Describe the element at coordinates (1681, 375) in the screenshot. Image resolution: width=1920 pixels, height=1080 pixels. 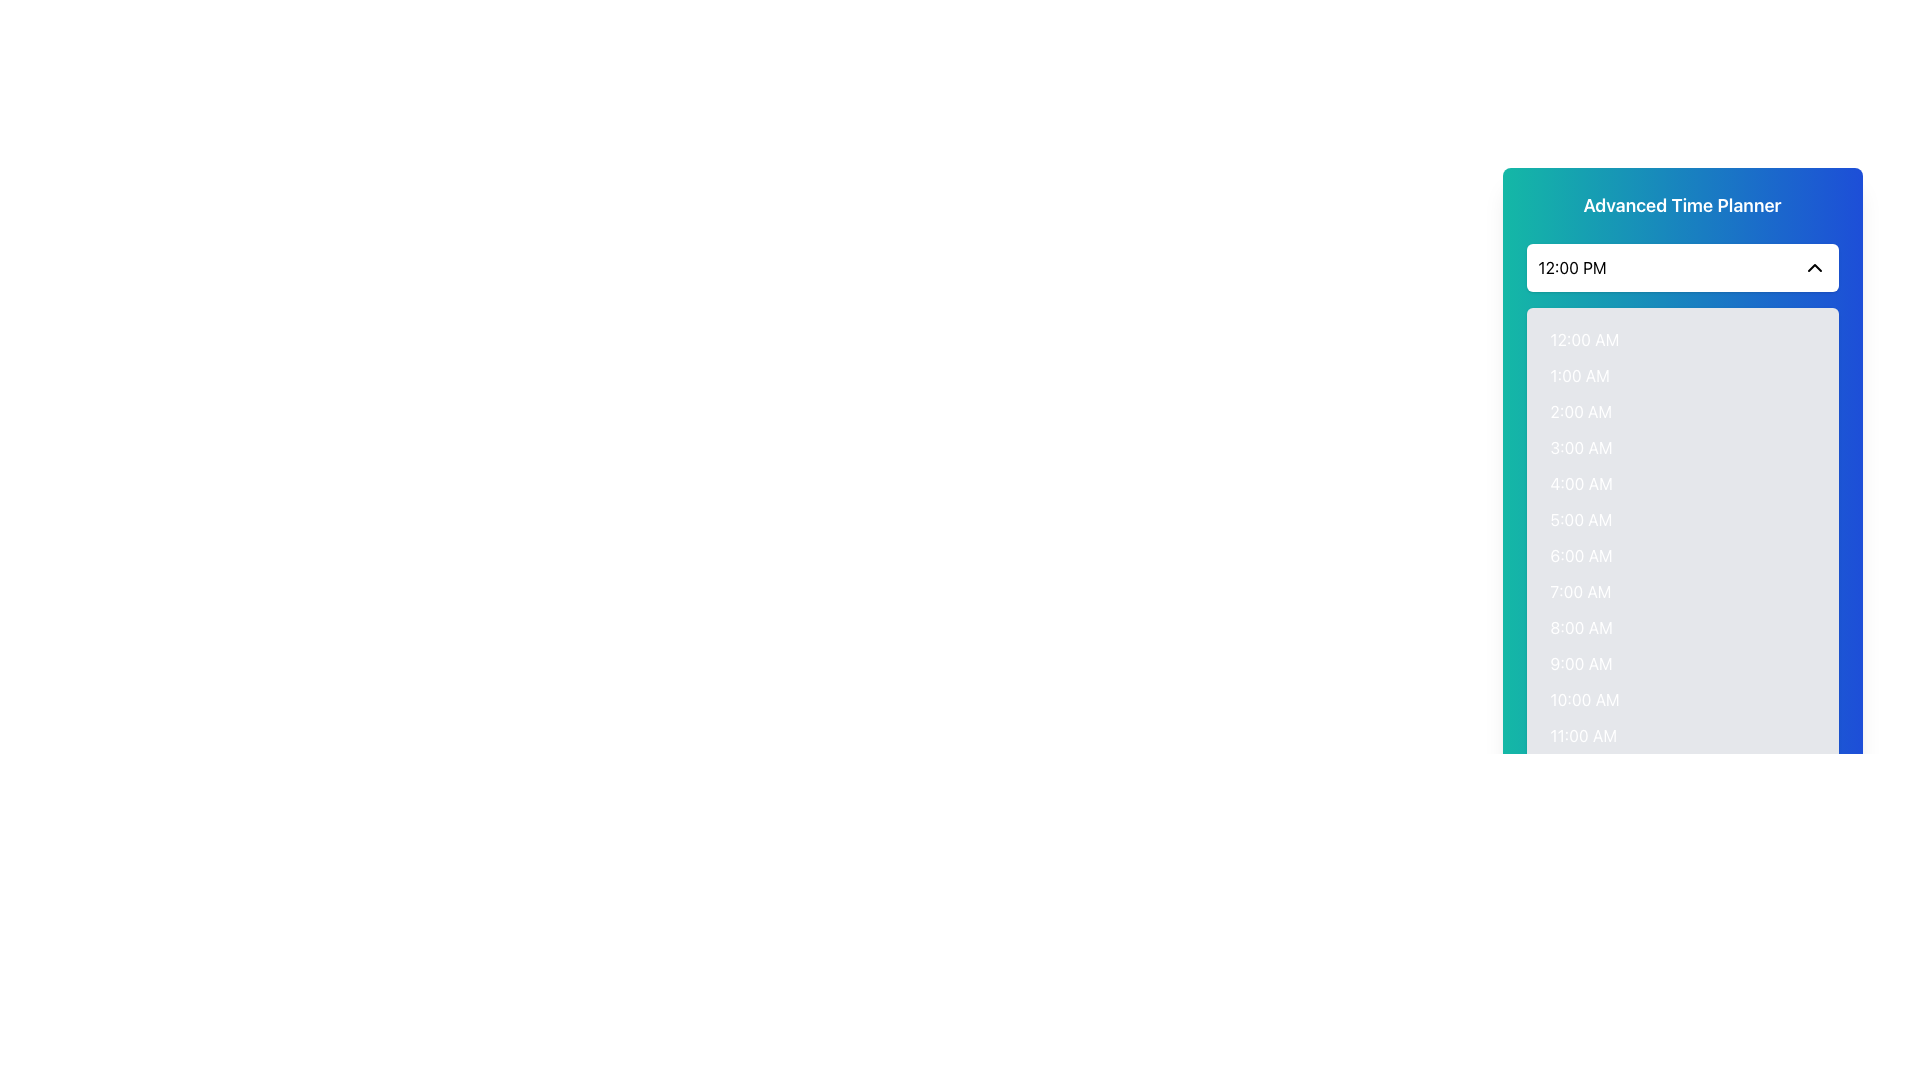
I see `keyboard navigation` at that location.